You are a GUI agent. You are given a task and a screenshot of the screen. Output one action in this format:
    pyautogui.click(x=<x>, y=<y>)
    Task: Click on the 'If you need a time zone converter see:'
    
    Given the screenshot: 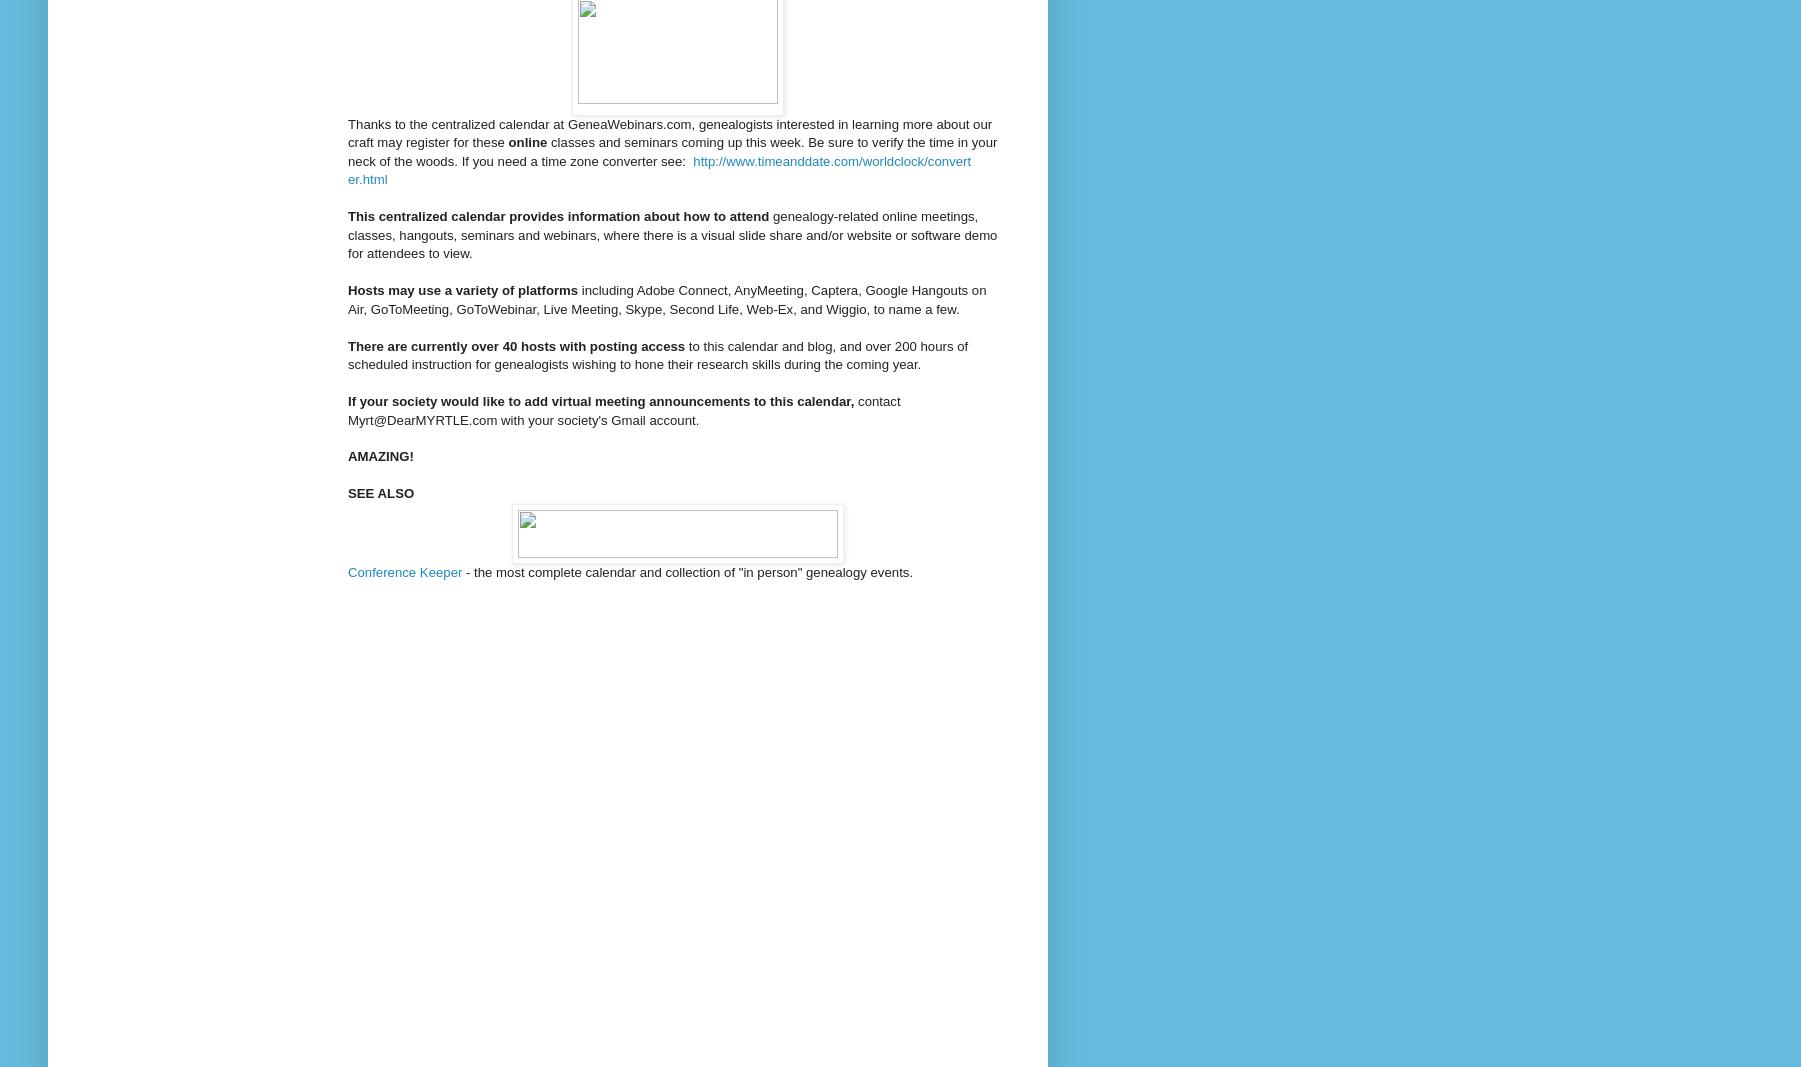 What is the action you would take?
    pyautogui.click(x=460, y=159)
    